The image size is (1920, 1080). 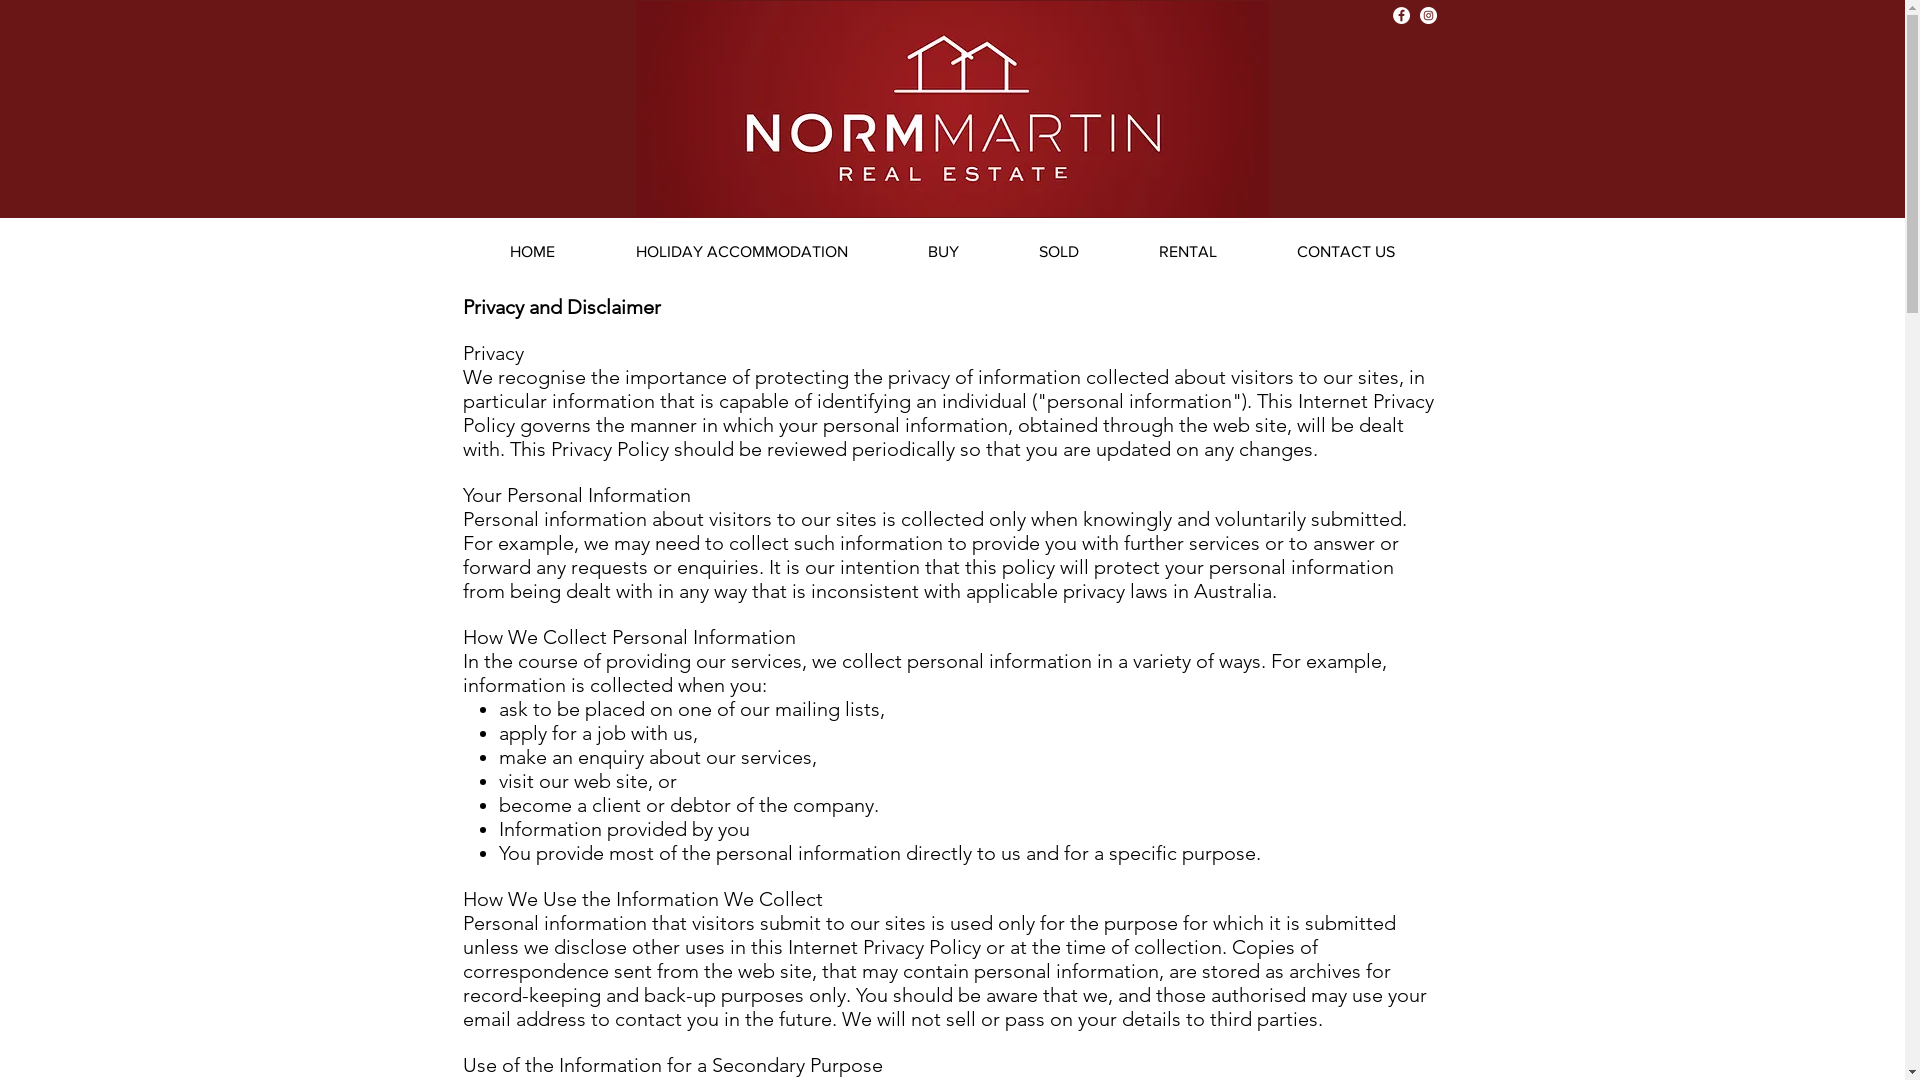 What do you see at coordinates (1344, 250) in the screenshot?
I see `'CONTACT US'` at bounding box center [1344, 250].